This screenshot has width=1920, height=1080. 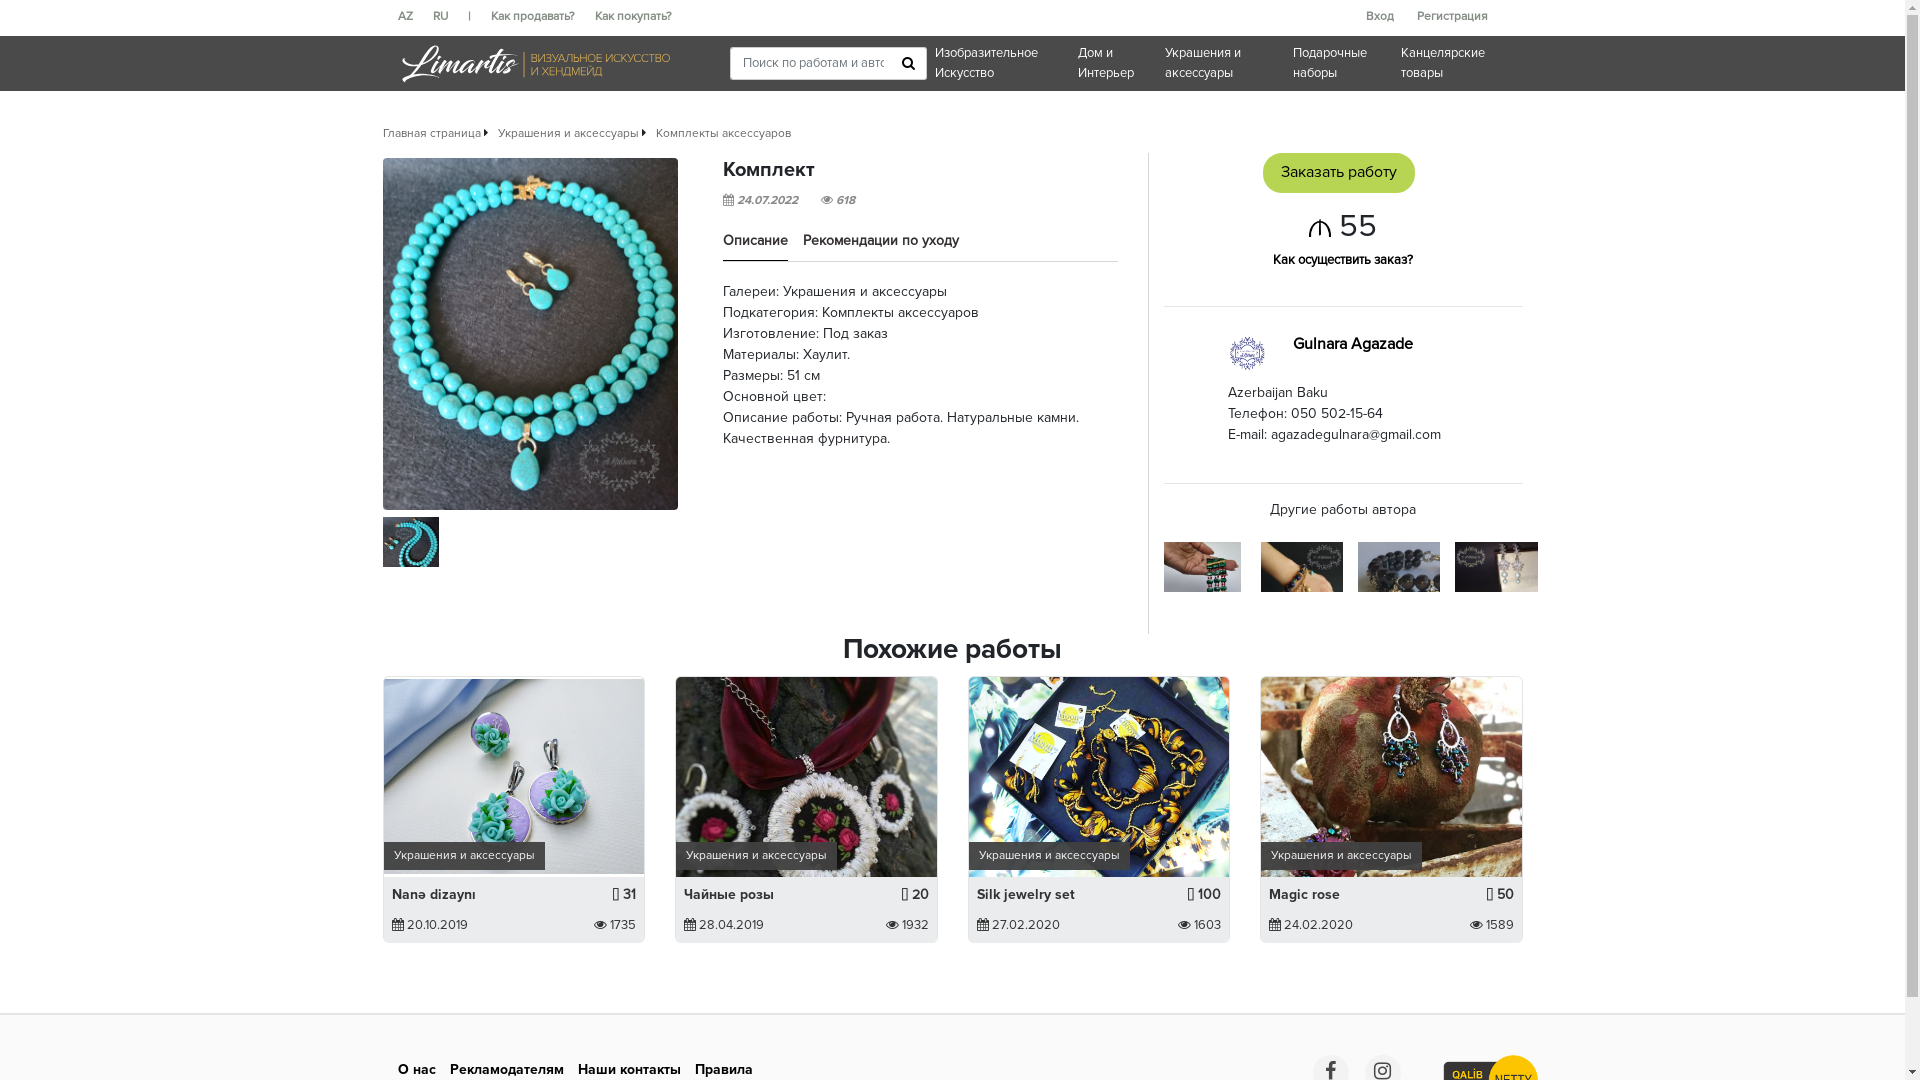 What do you see at coordinates (1353, 343) in the screenshot?
I see `'Gulnara Agazade'` at bounding box center [1353, 343].